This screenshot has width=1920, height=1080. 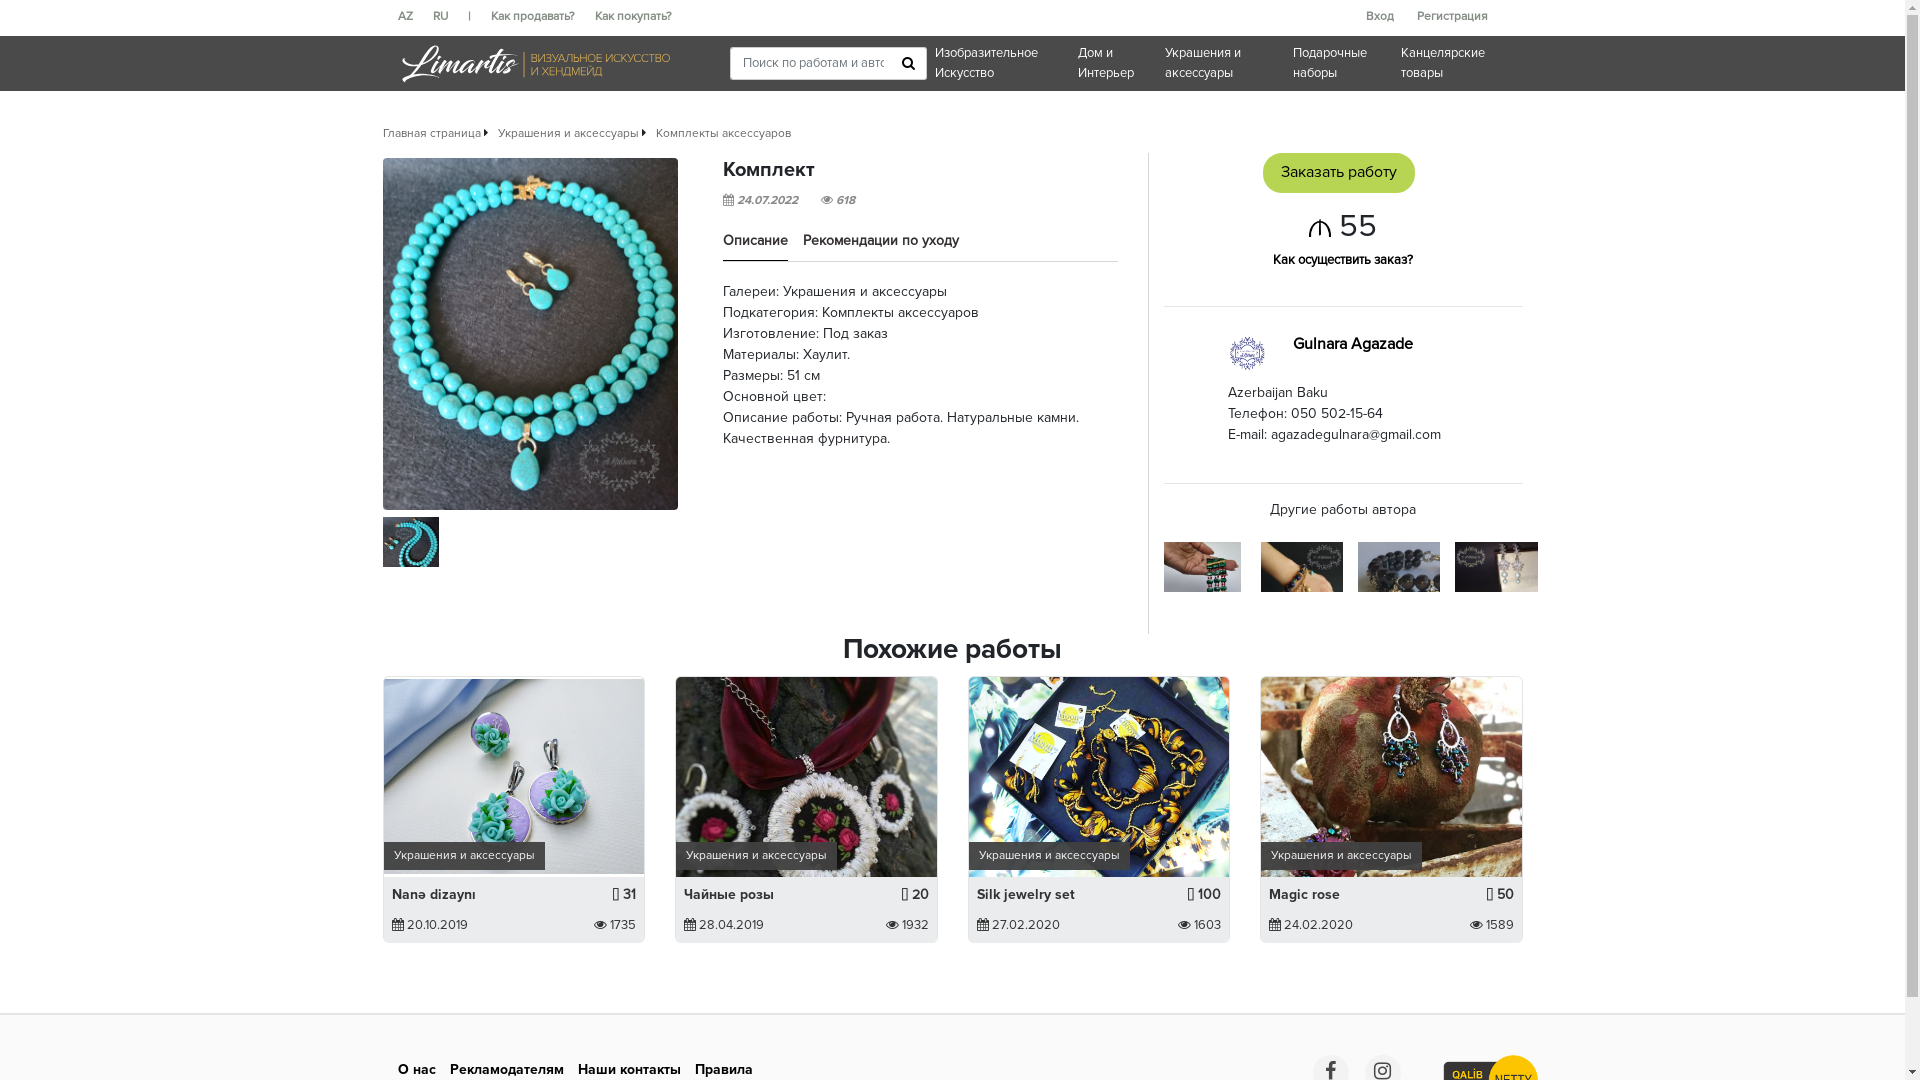 What do you see at coordinates (1353, 343) in the screenshot?
I see `'Gulnara Agazade'` at bounding box center [1353, 343].